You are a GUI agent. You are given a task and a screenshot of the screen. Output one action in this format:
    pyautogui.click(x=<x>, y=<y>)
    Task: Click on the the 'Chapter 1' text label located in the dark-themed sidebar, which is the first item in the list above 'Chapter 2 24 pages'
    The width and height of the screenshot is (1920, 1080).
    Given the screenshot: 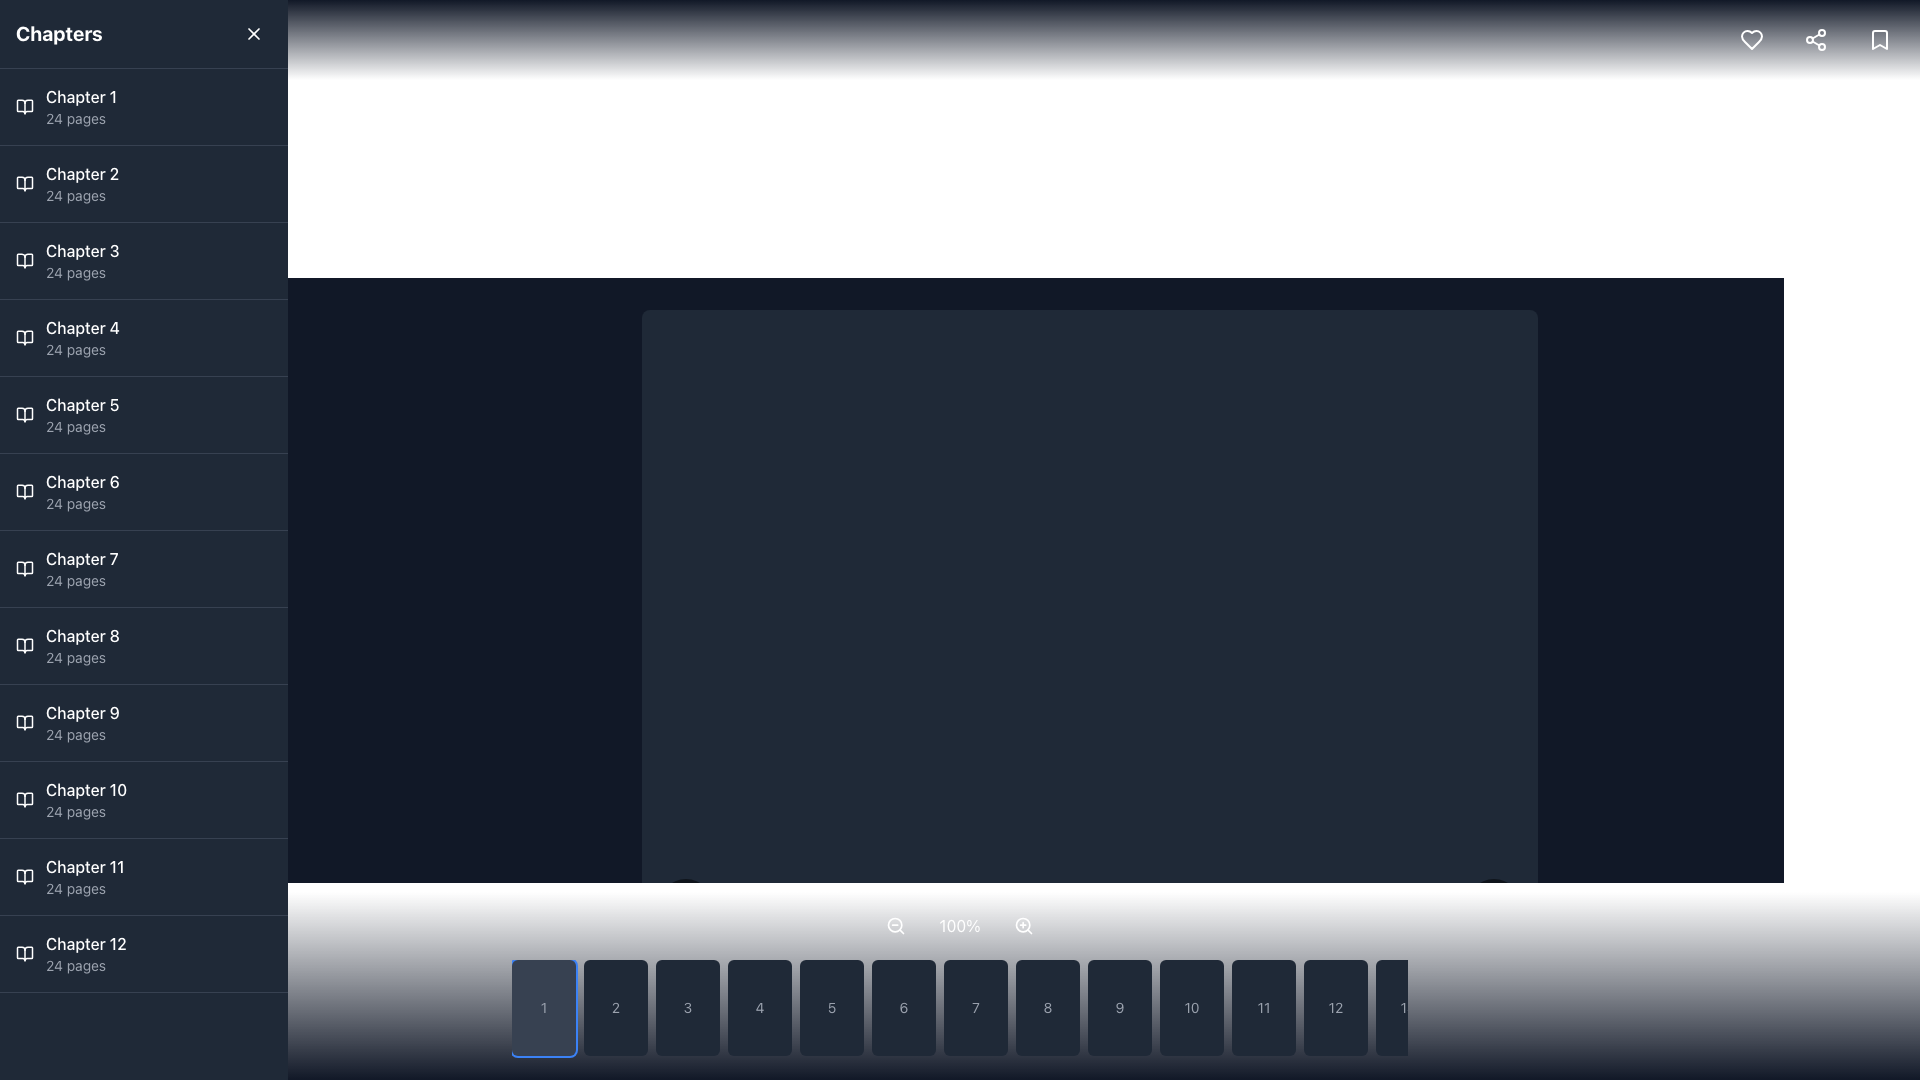 What is the action you would take?
    pyautogui.click(x=80, y=96)
    